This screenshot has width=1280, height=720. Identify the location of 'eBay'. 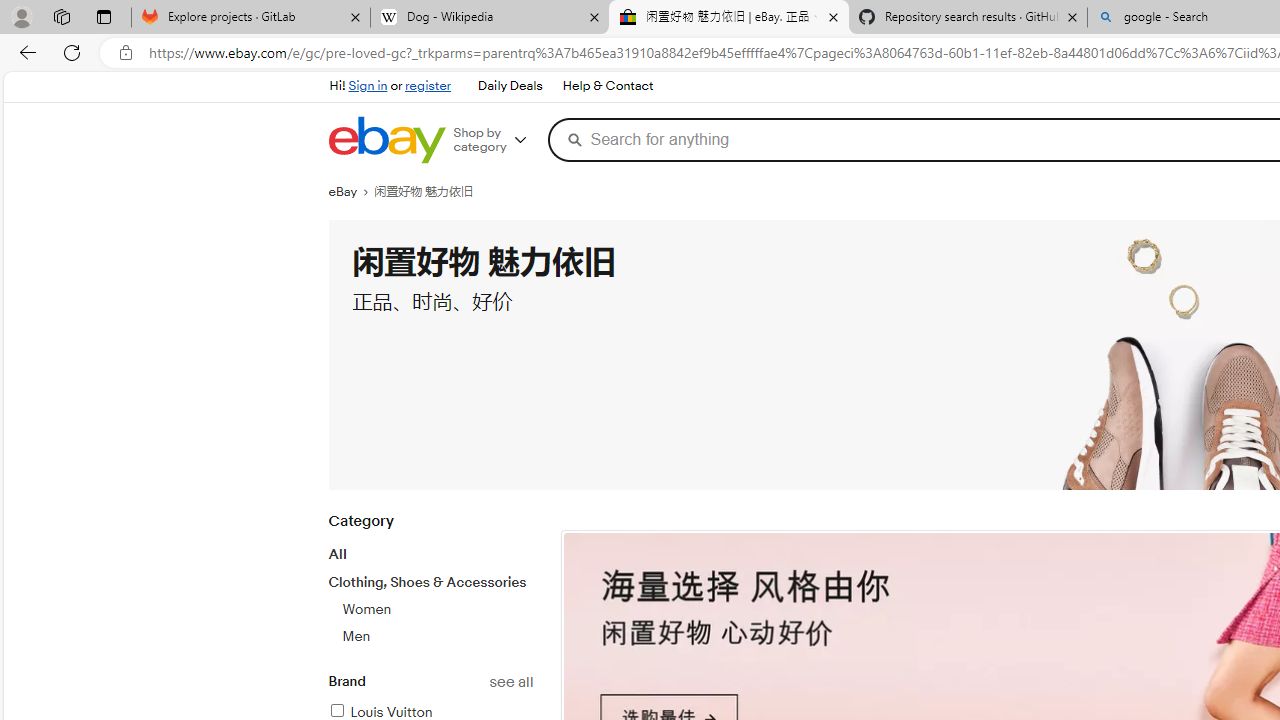
(351, 192).